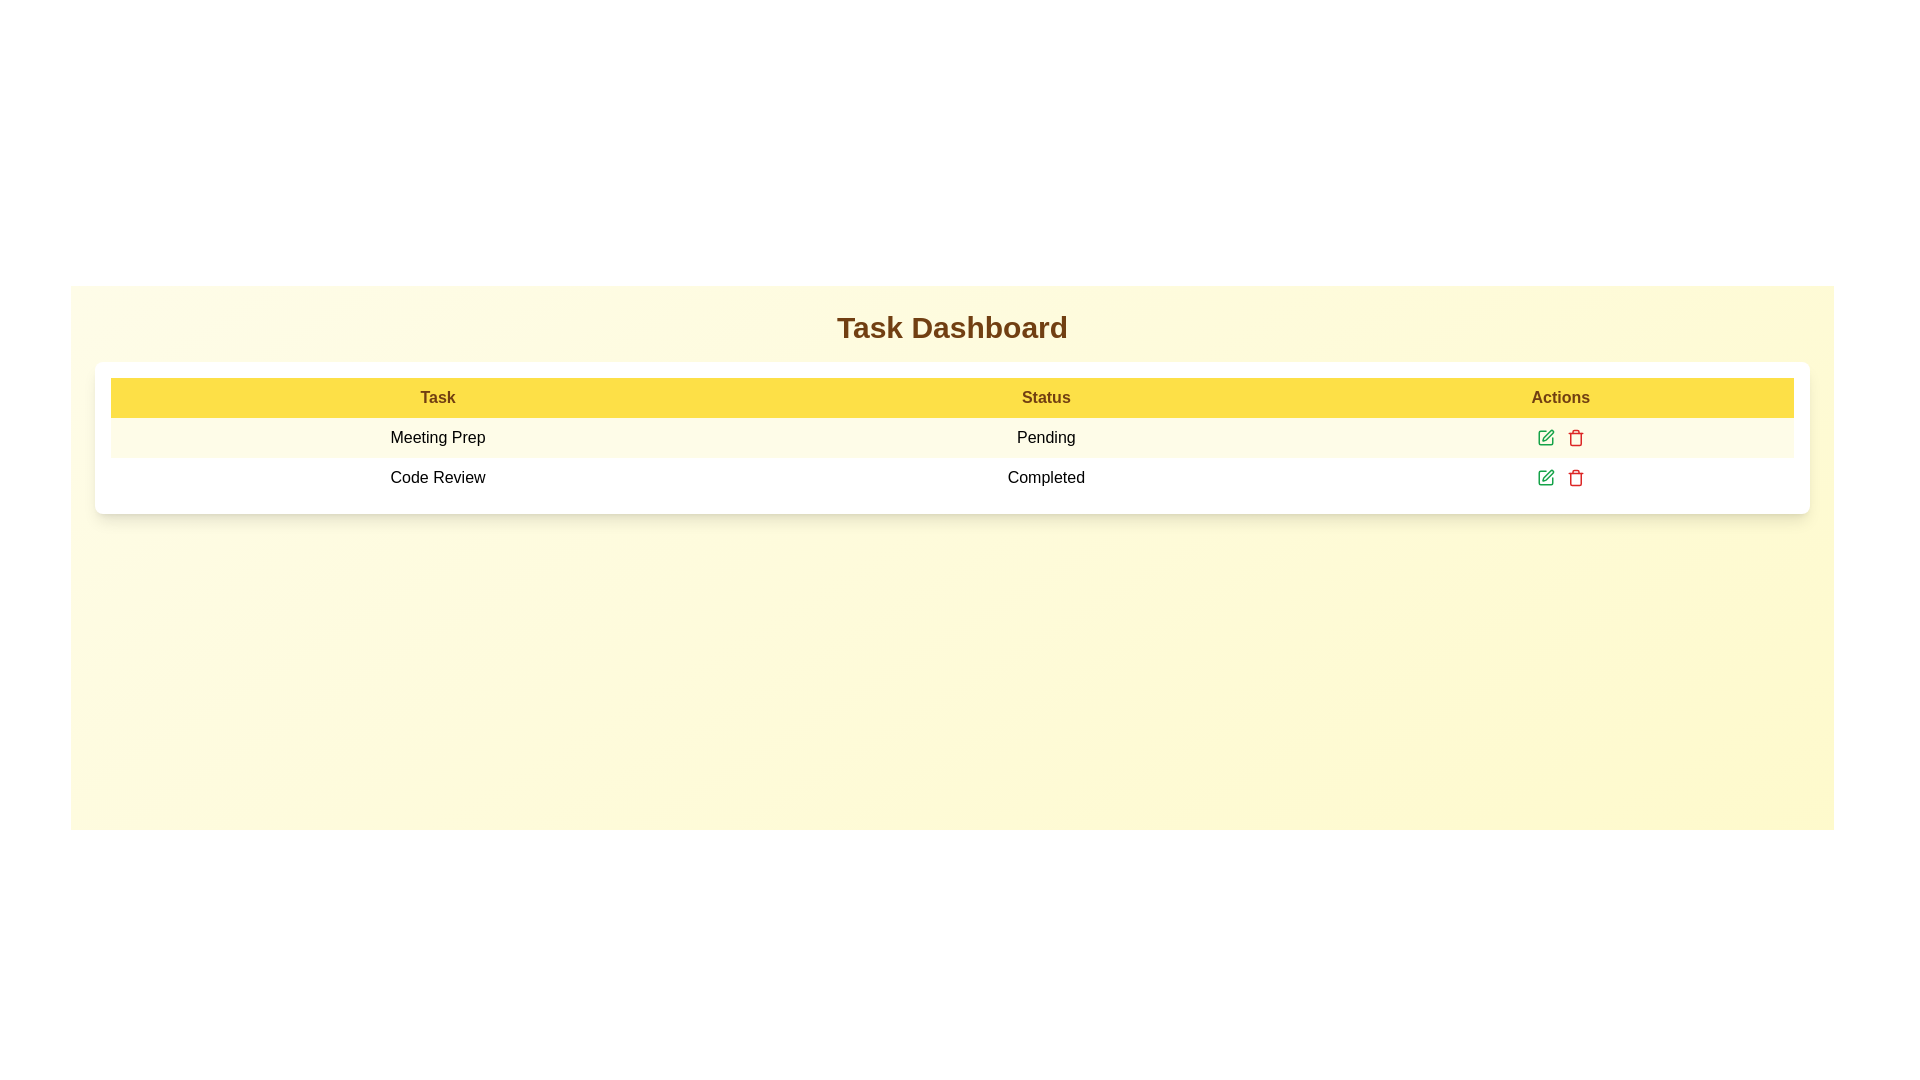 Image resolution: width=1920 pixels, height=1080 pixels. I want to click on the trash can icon in the Interactive control group for the 'Meeting Prep' task, so click(1559, 437).